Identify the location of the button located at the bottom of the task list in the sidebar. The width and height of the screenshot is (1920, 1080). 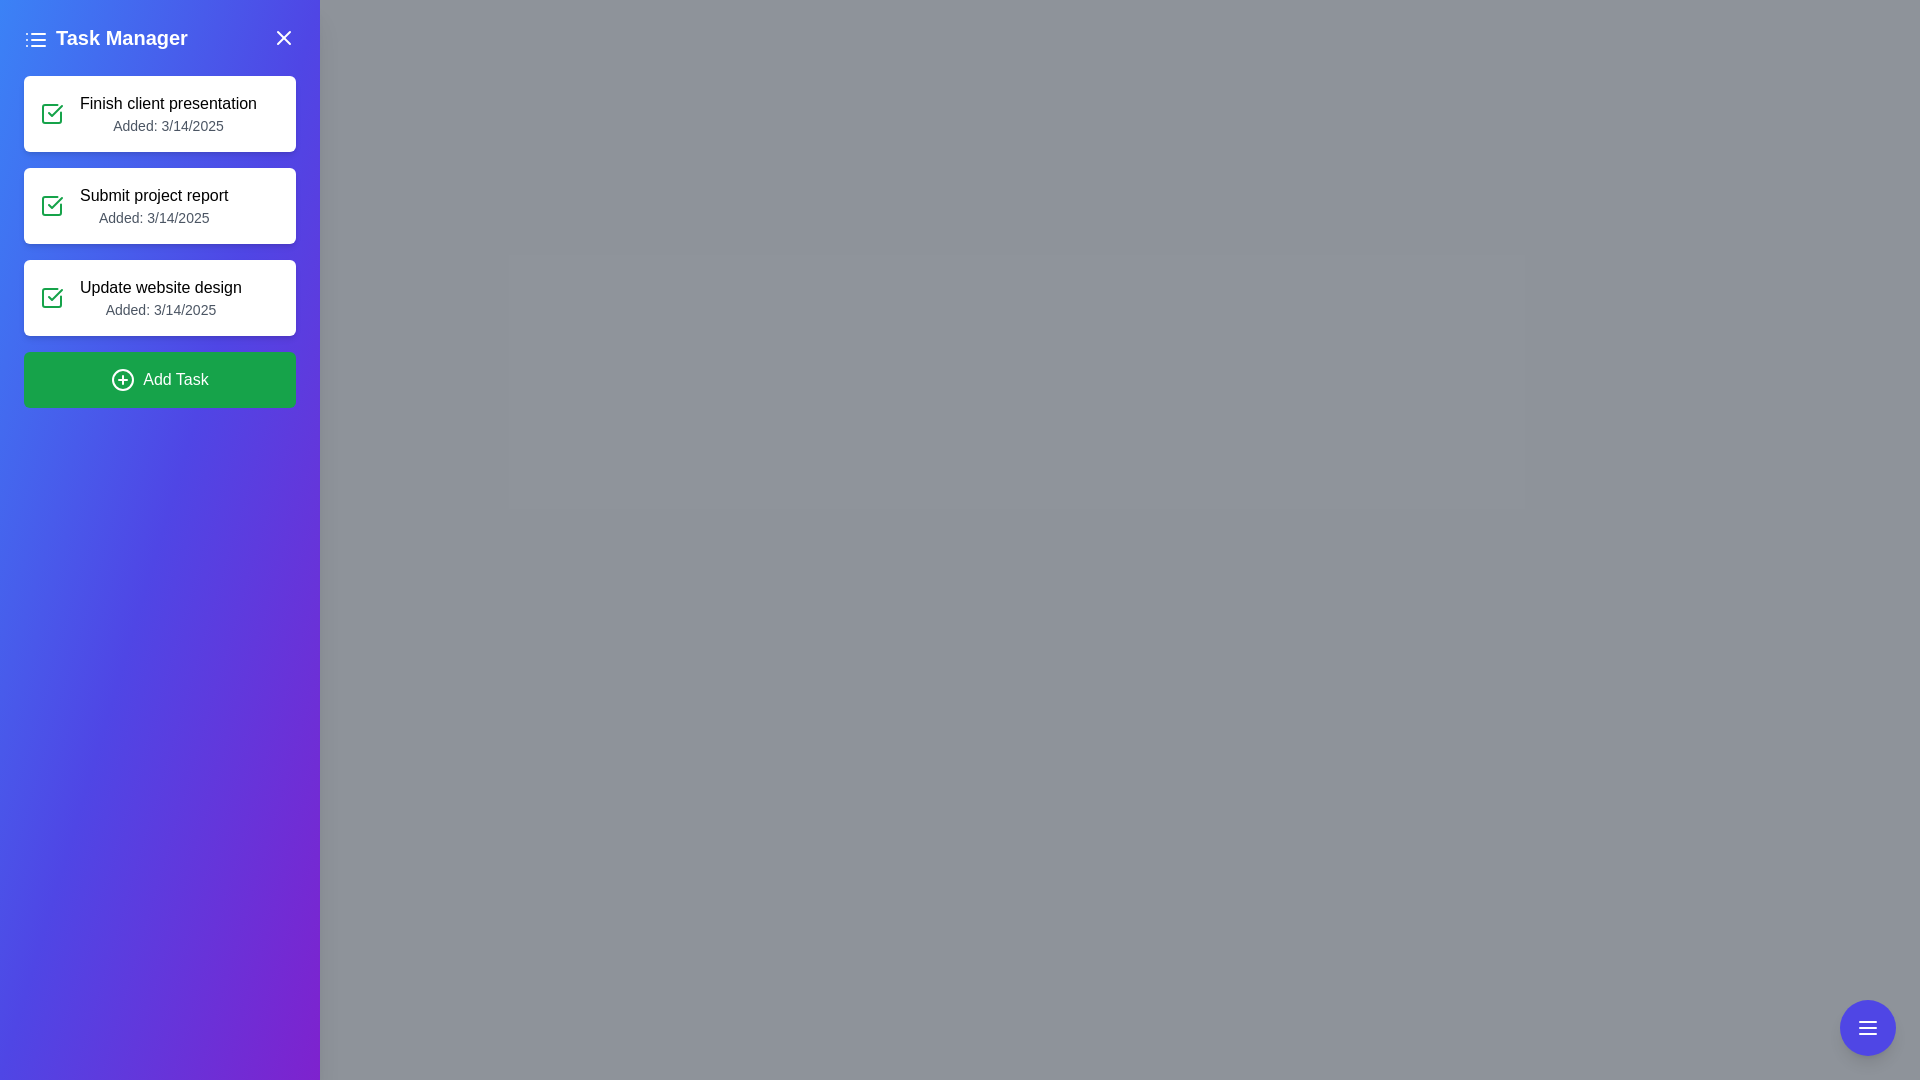
(158, 380).